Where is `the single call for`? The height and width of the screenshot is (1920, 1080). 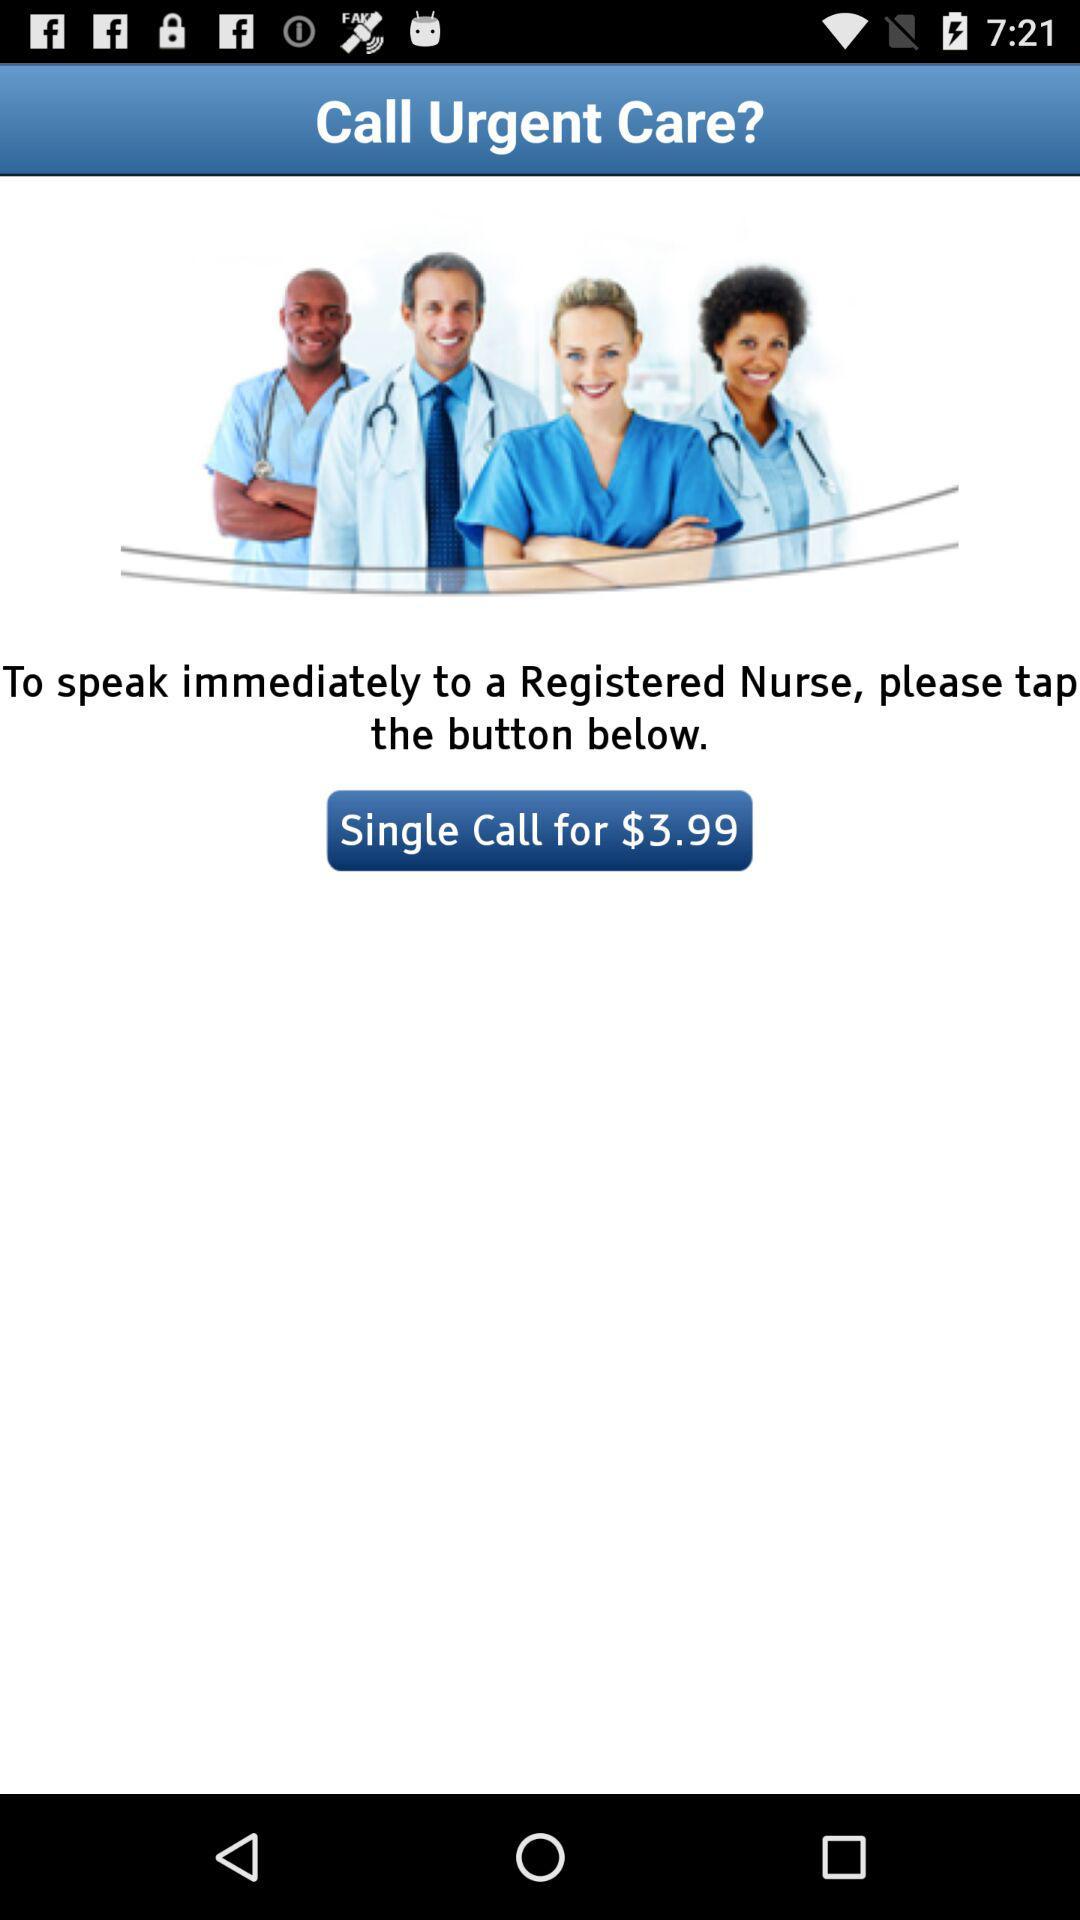
the single call for is located at coordinates (540, 830).